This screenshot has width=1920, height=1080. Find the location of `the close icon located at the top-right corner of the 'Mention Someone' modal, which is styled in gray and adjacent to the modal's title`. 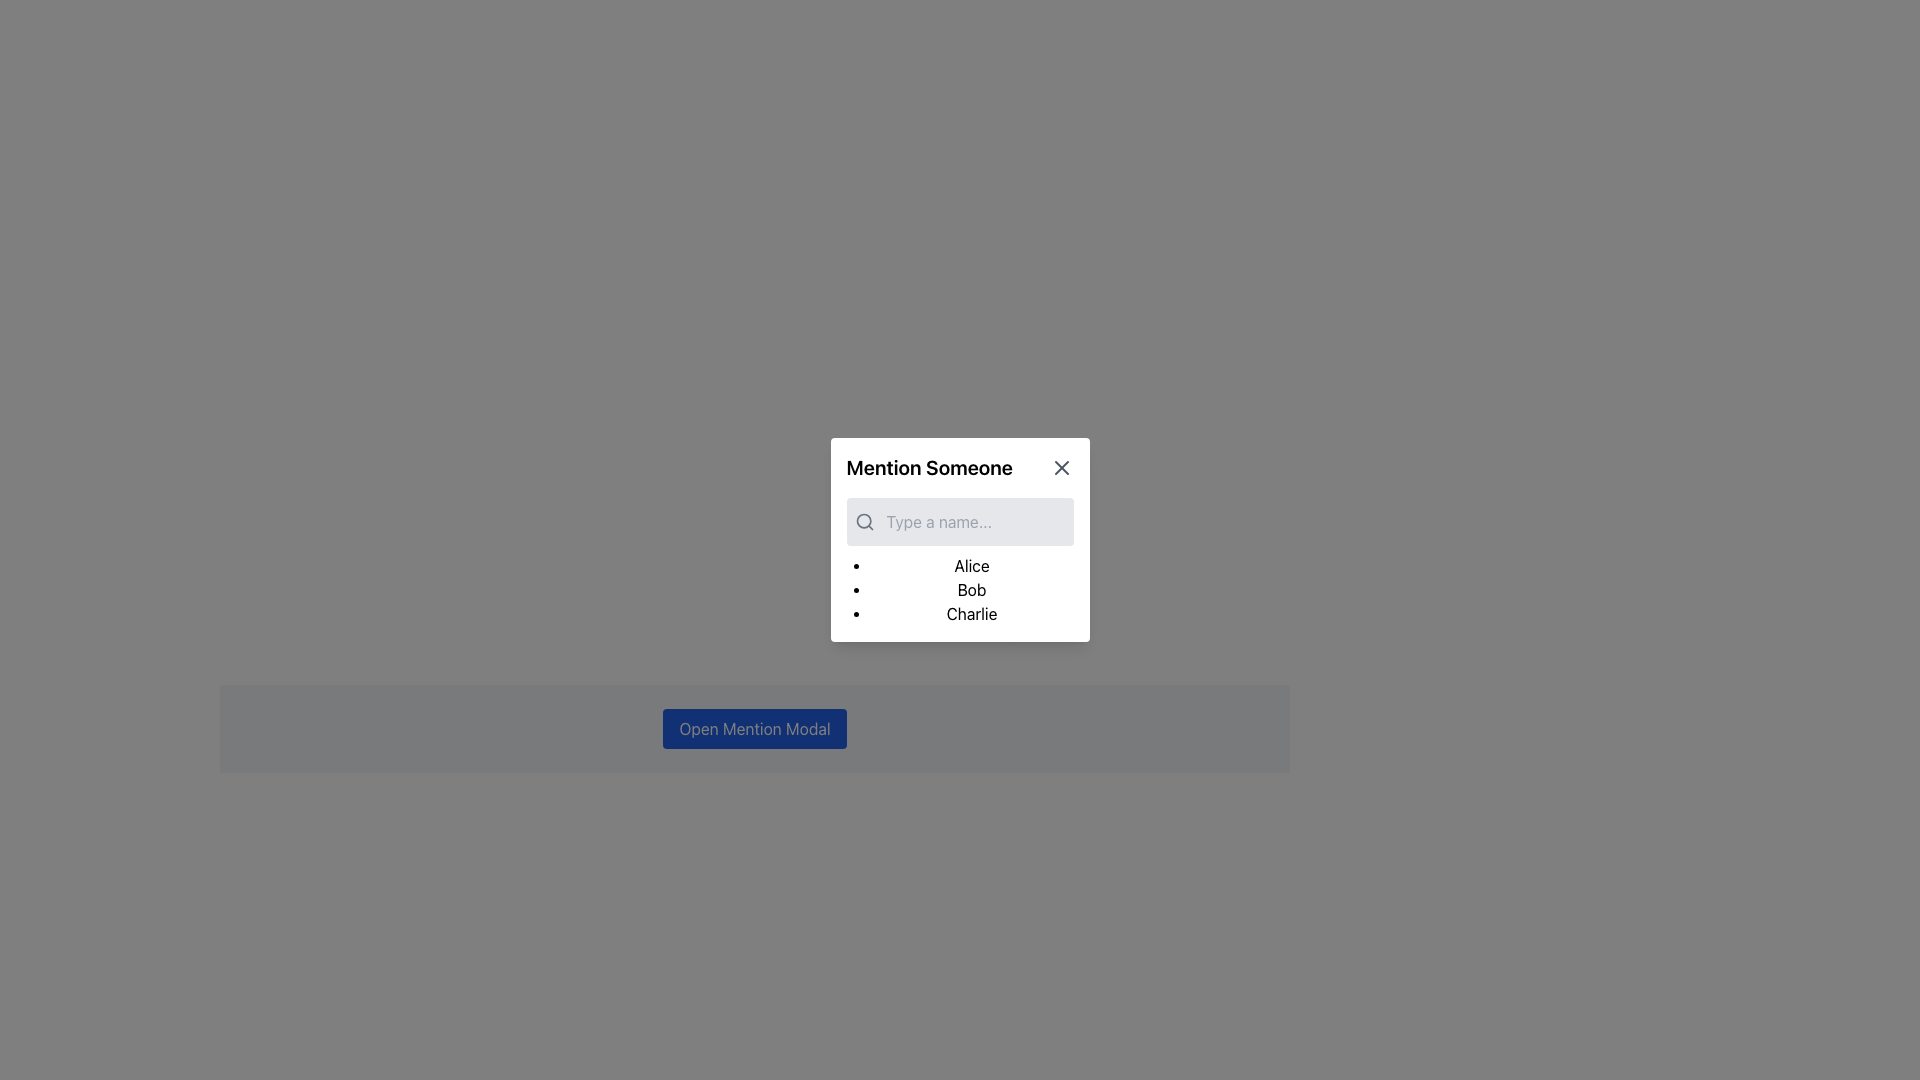

the close icon located at the top-right corner of the 'Mention Someone' modal, which is styled in gray and adjacent to the modal's title is located at coordinates (1060, 467).